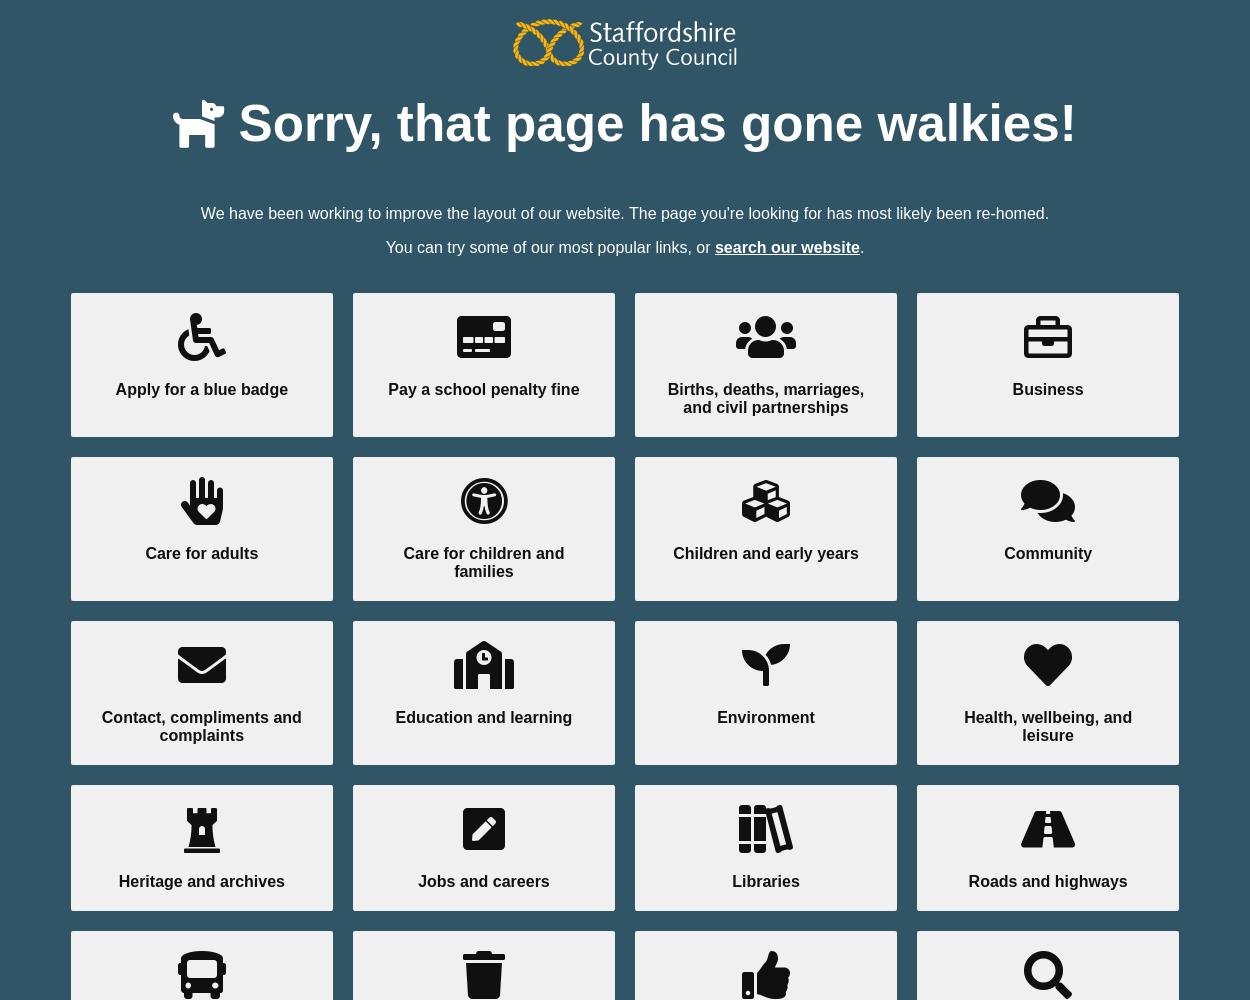  I want to click on 'Education and learning', so click(395, 715).